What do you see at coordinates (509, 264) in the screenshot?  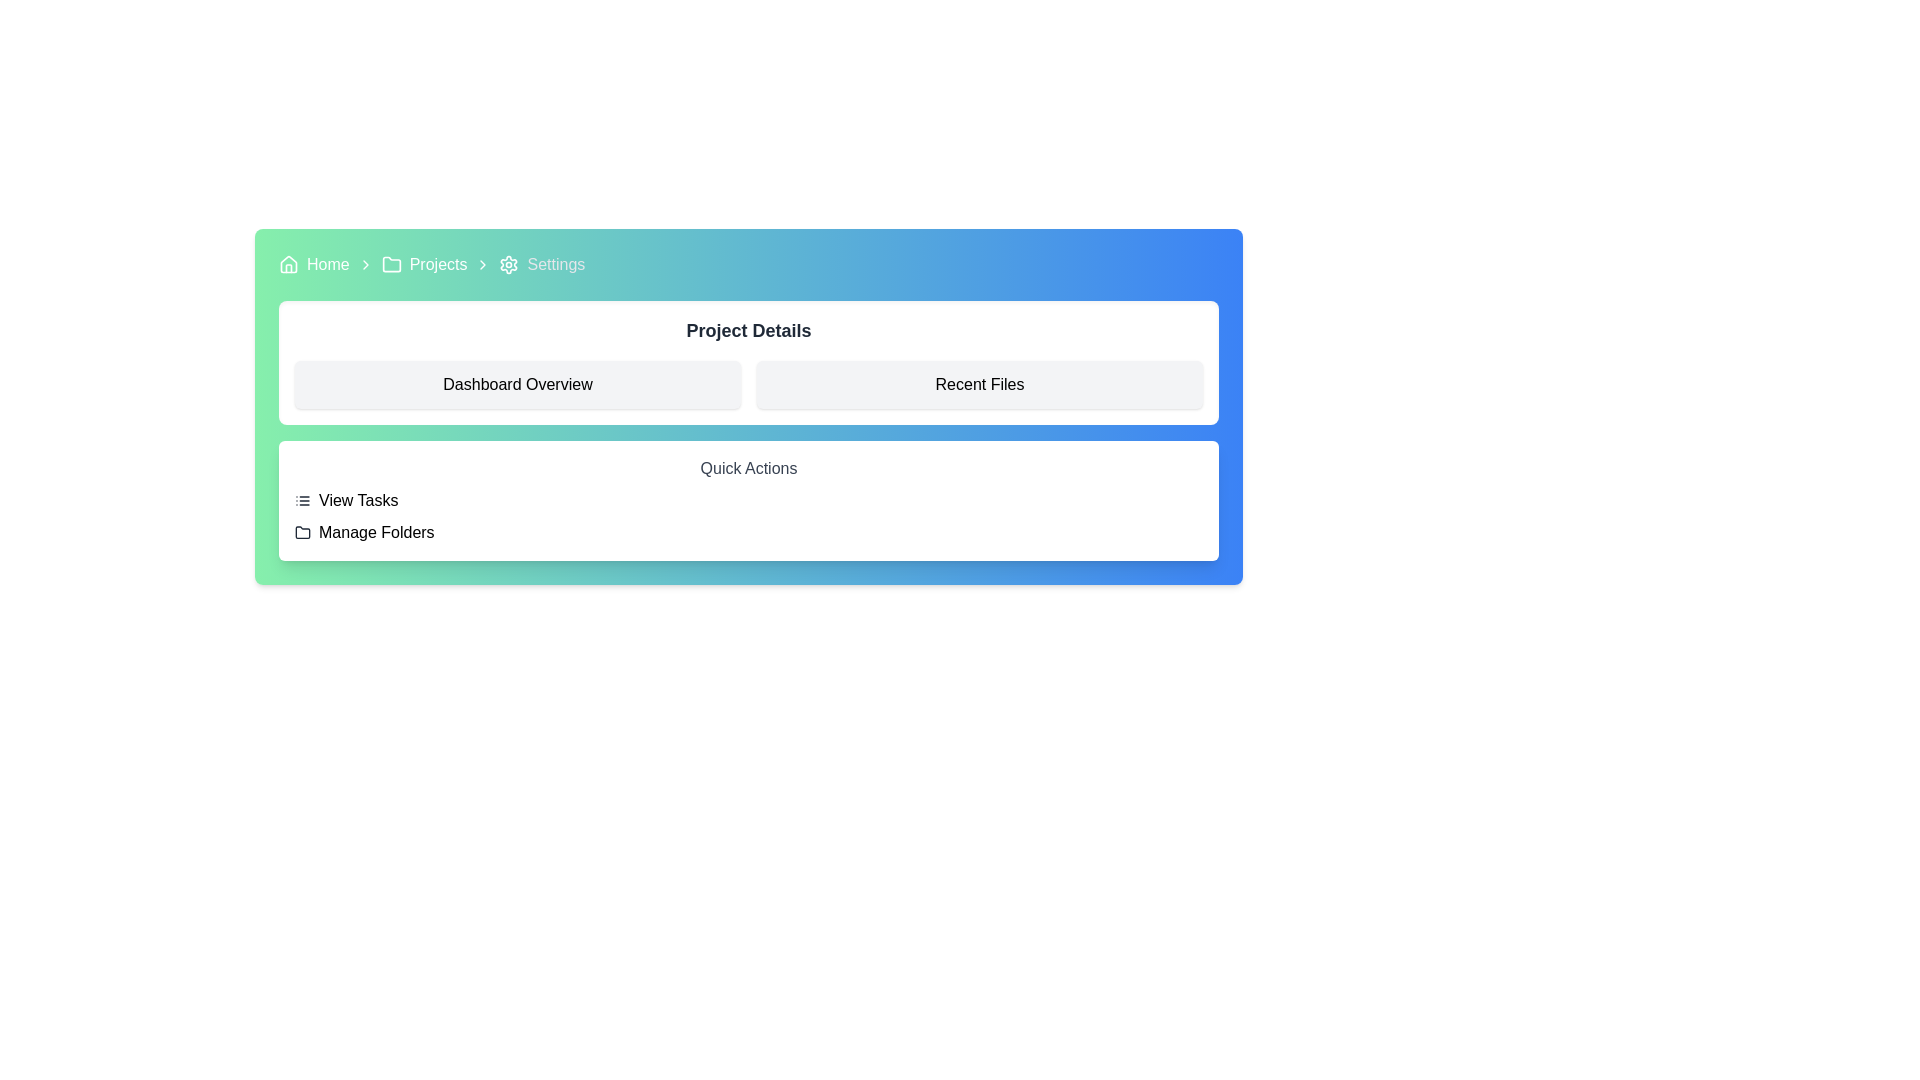 I see `the gear-shaped icon with a white outline in the breadcrumb navigation bar, which is the eleventh item, indicating settings or configuration options` at bounding box center [509, 264].